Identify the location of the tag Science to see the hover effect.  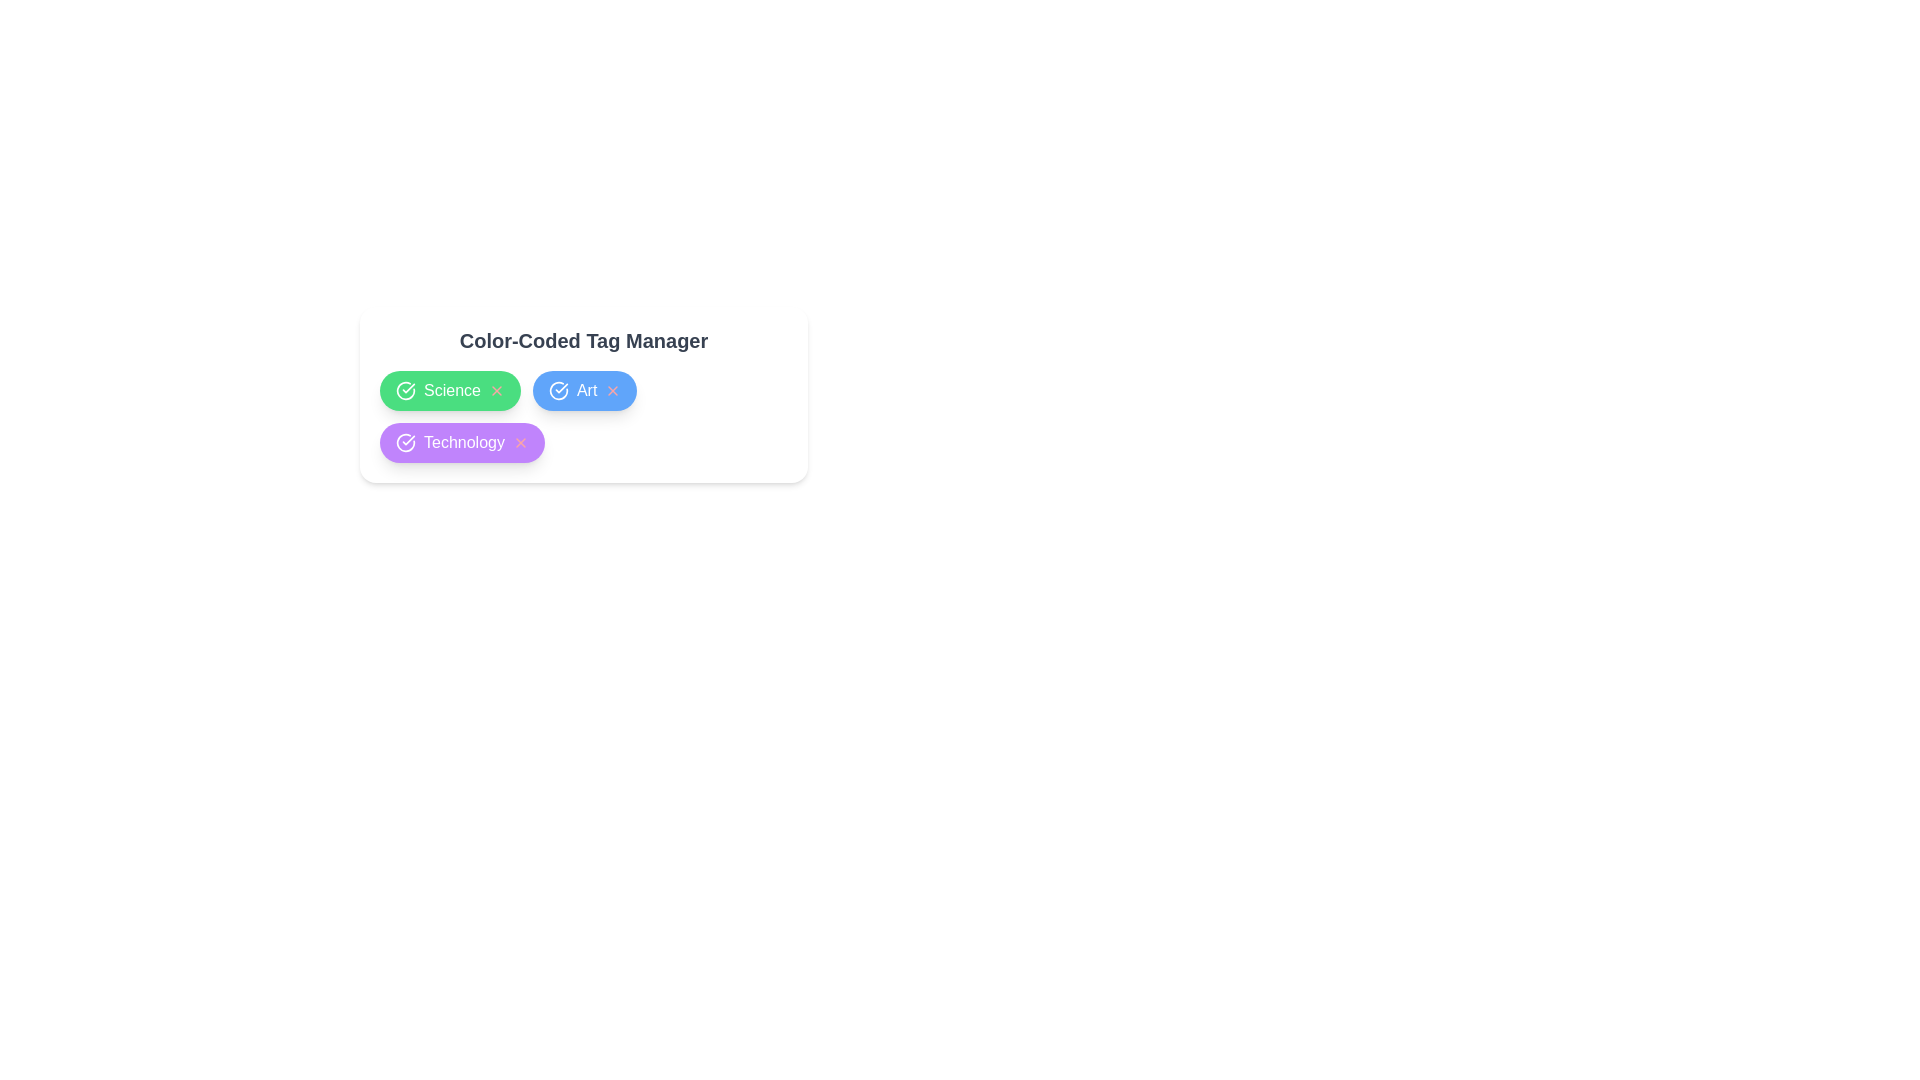
(449, 390).